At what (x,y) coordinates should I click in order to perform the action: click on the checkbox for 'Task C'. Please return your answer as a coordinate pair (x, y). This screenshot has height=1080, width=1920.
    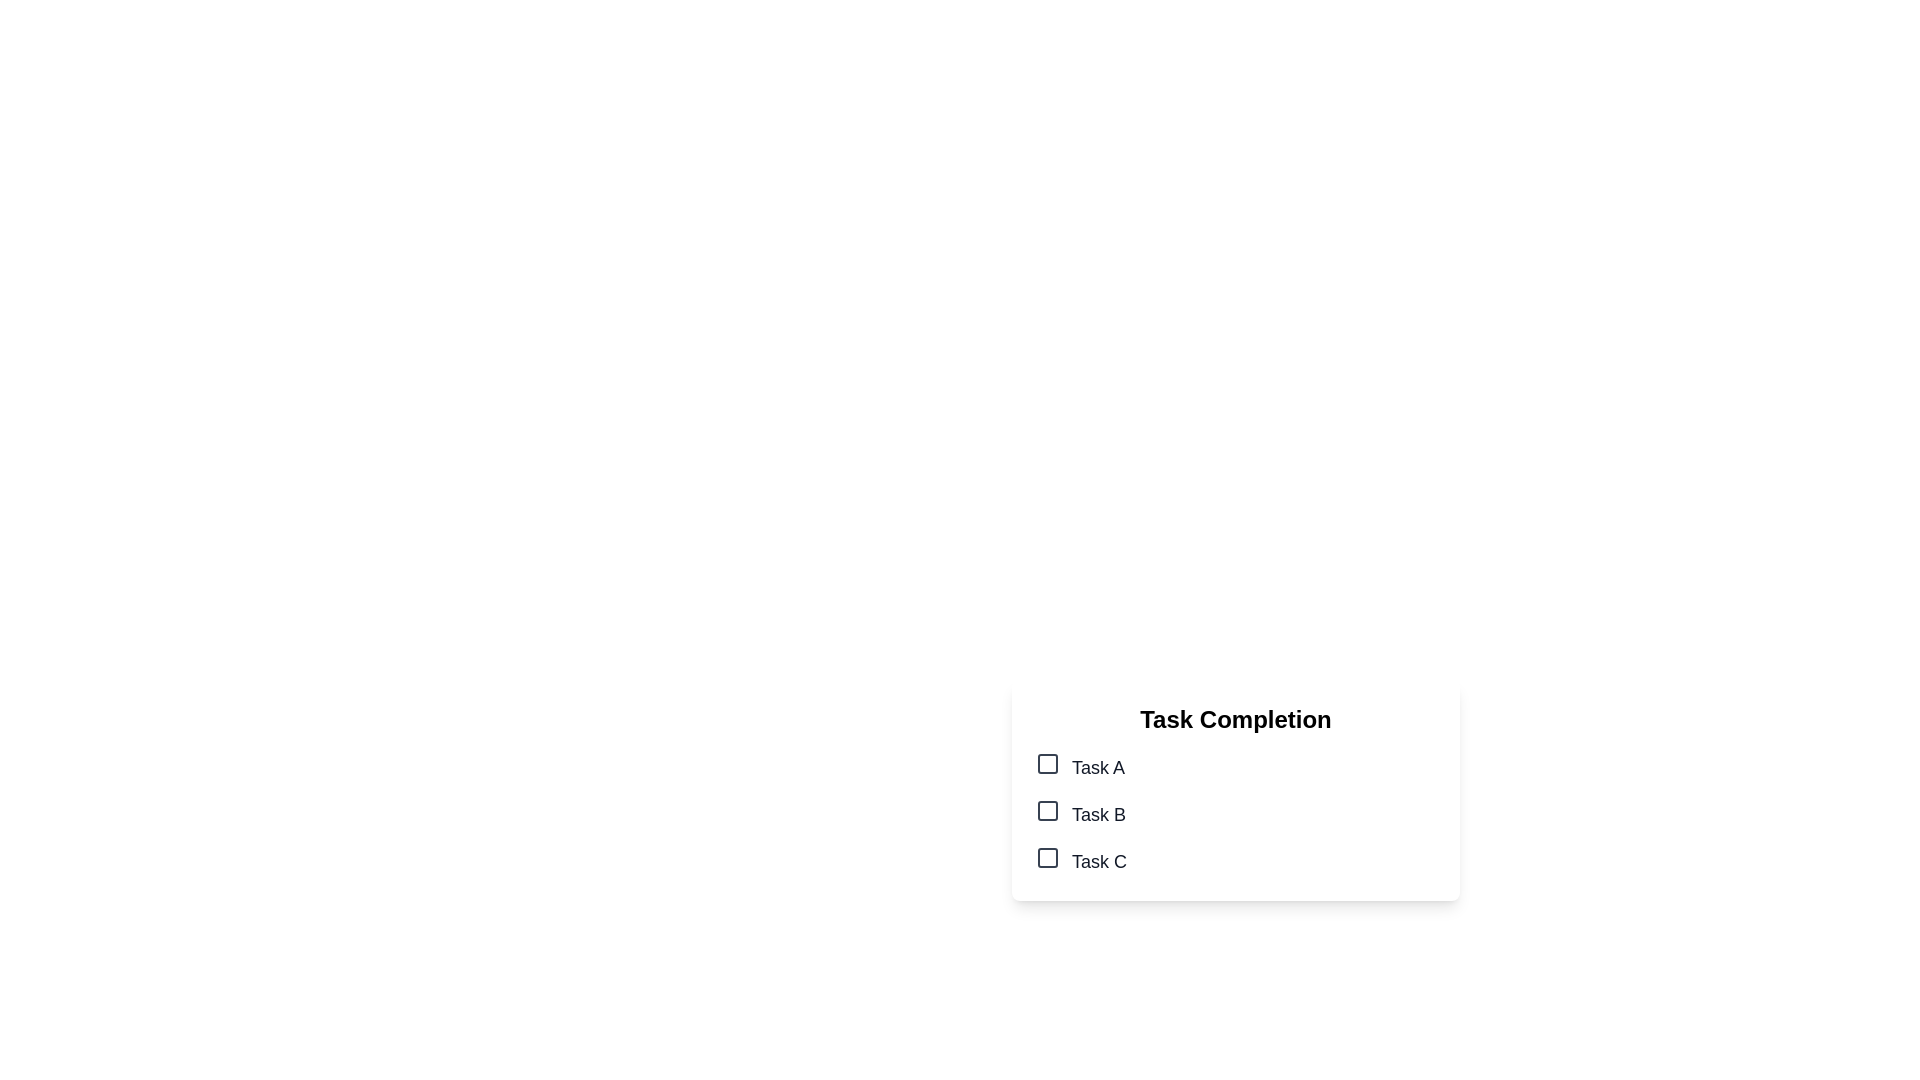
    Looking at the image, I should click on (1046, 856).